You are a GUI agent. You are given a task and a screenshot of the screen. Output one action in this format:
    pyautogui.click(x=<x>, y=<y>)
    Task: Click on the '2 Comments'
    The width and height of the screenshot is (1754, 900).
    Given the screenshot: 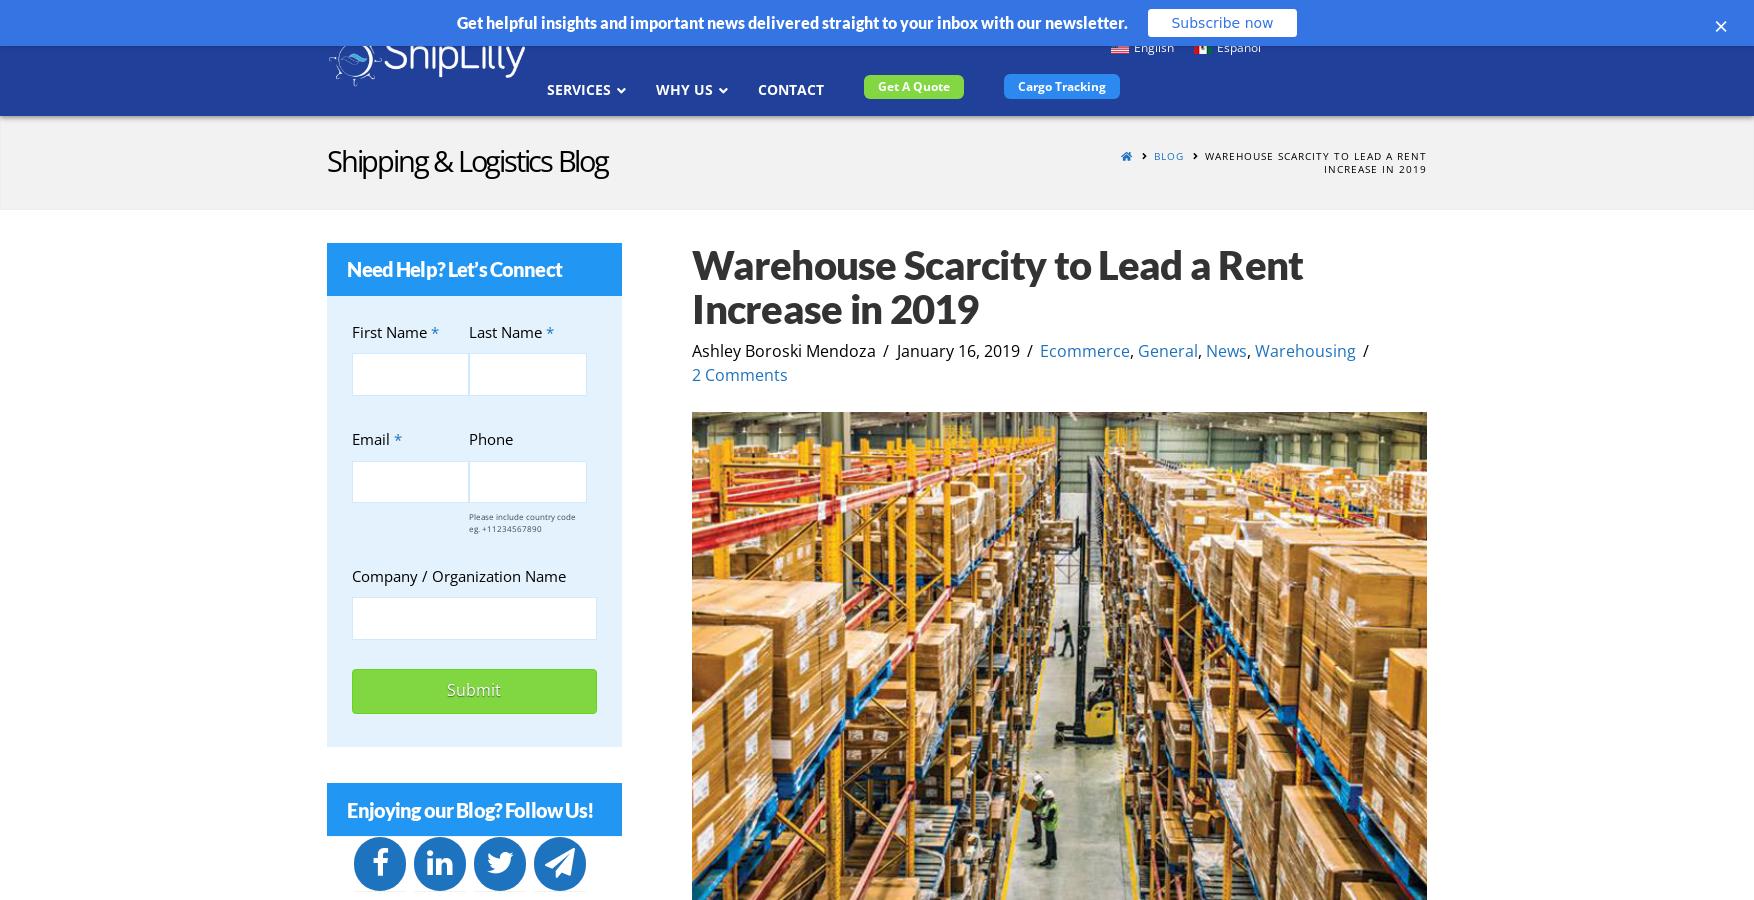 What is the action you would take?
    pyautogui.click(x=690, y=372)
    